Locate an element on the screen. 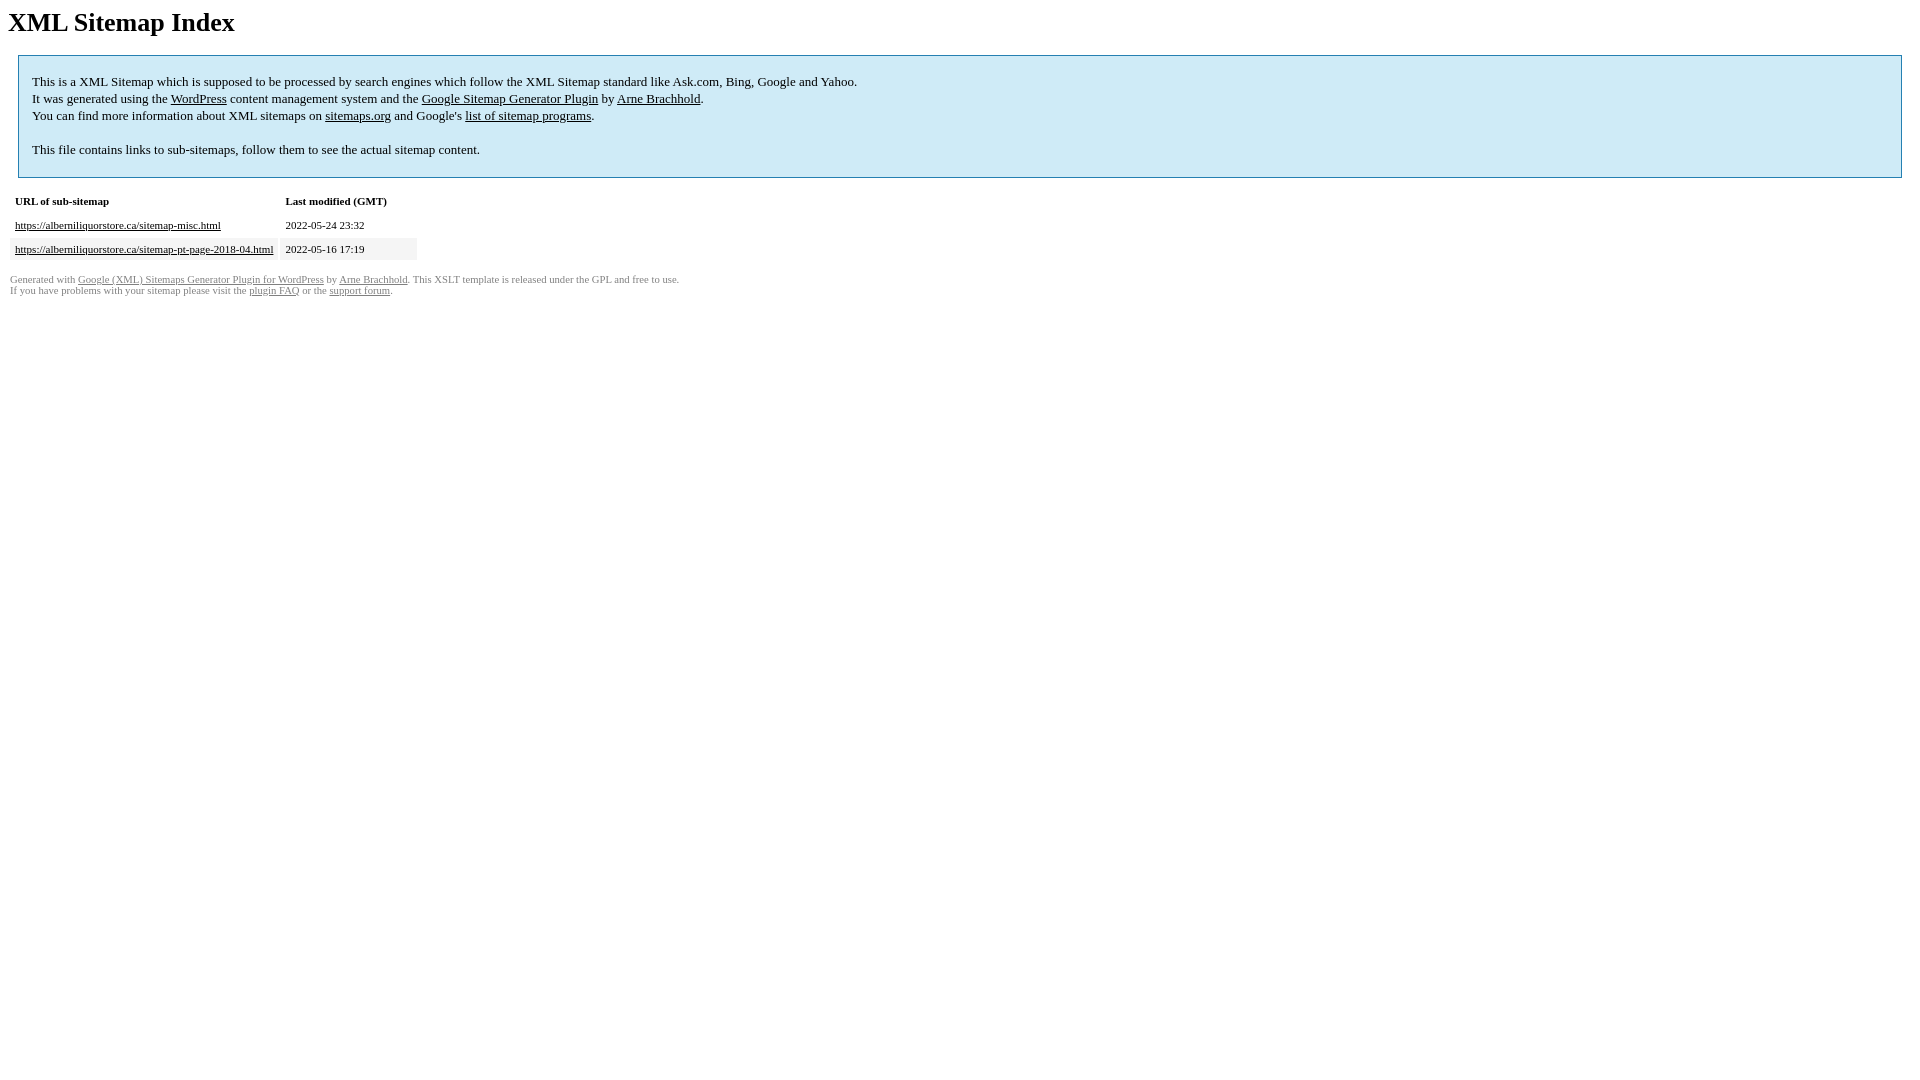 Image resolution: width=1920 pixels, height=1080 pixels. 'support forum' is located at coordinates (359, 290).